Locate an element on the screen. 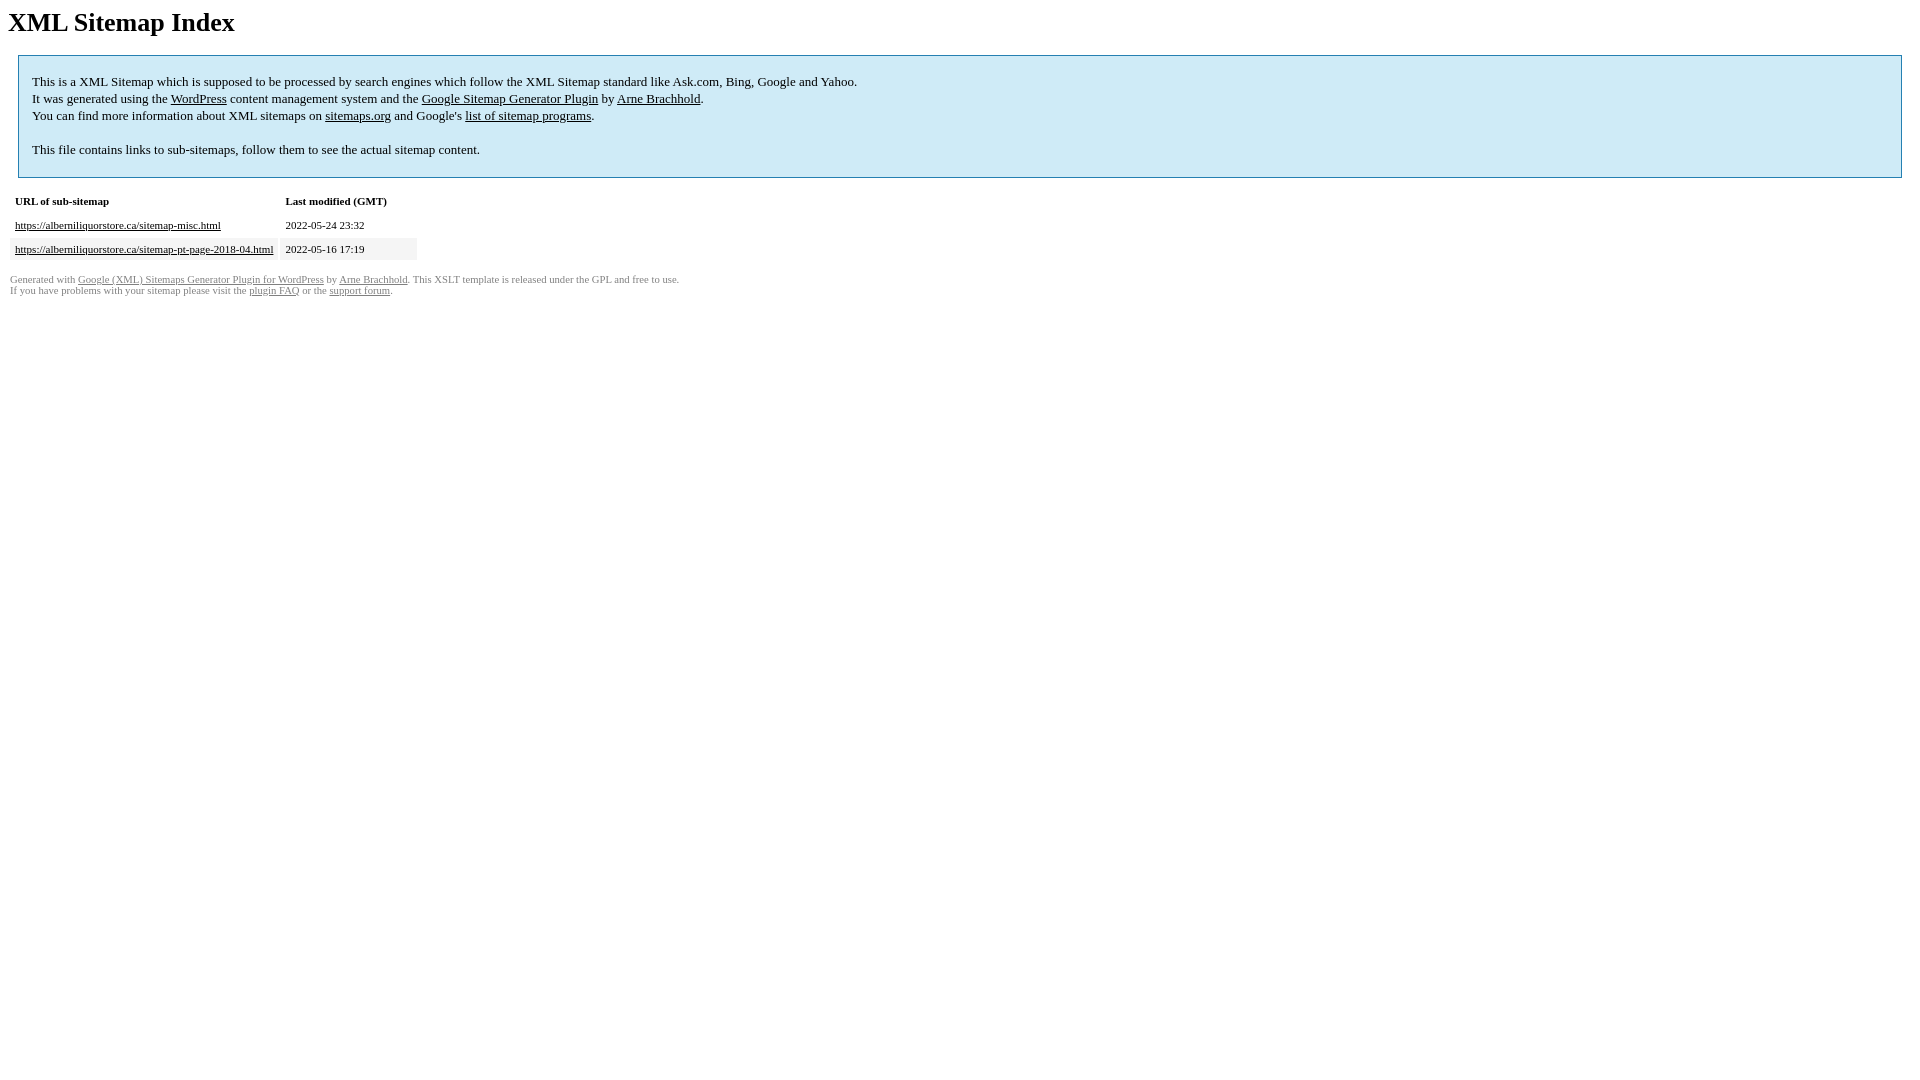 Image resolution: width=1920 pixels, height=1080 pixels. 'support forum' is located at coordinates (359, 290).